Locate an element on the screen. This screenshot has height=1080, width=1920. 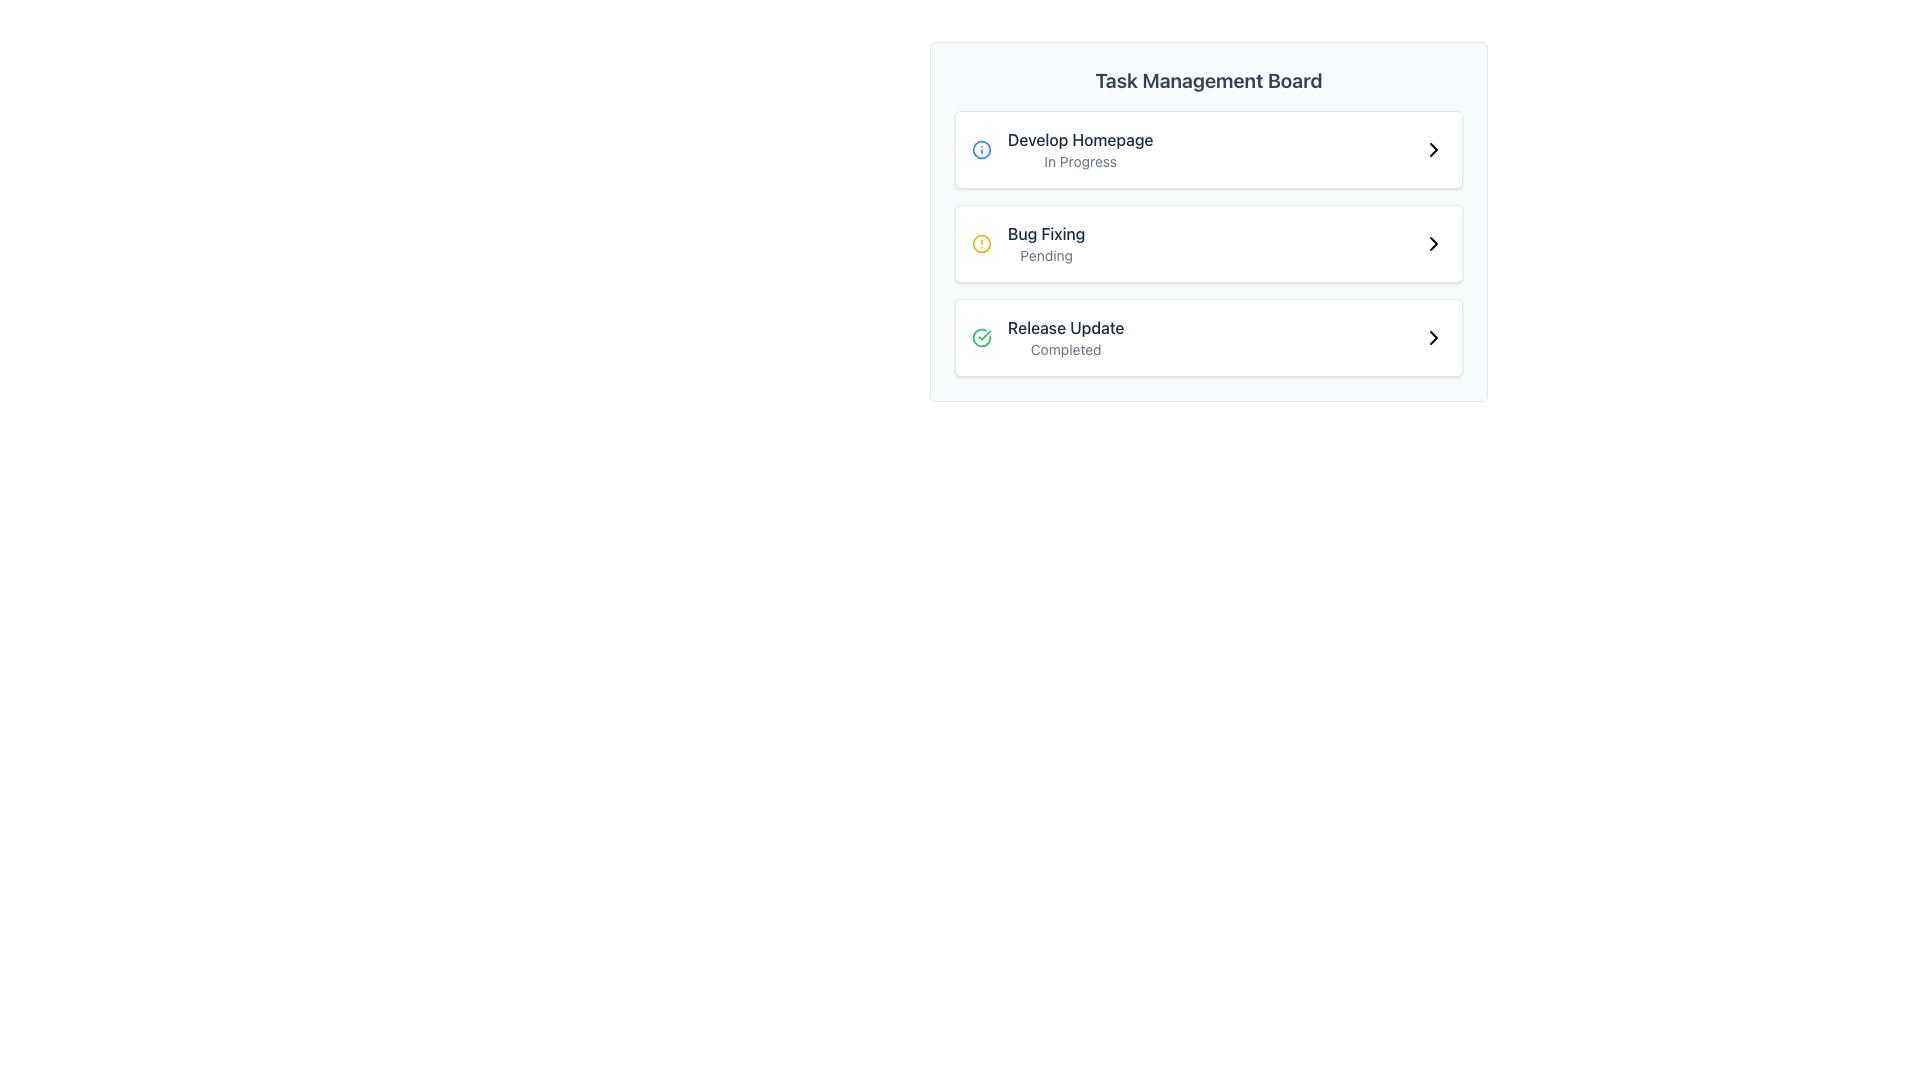
the 'Bug Fixing' text label, which is styled in medium font weight and dark gray color, located in the second task entry above the 'Pending' subtitle is located at coordinates (1045, 233).